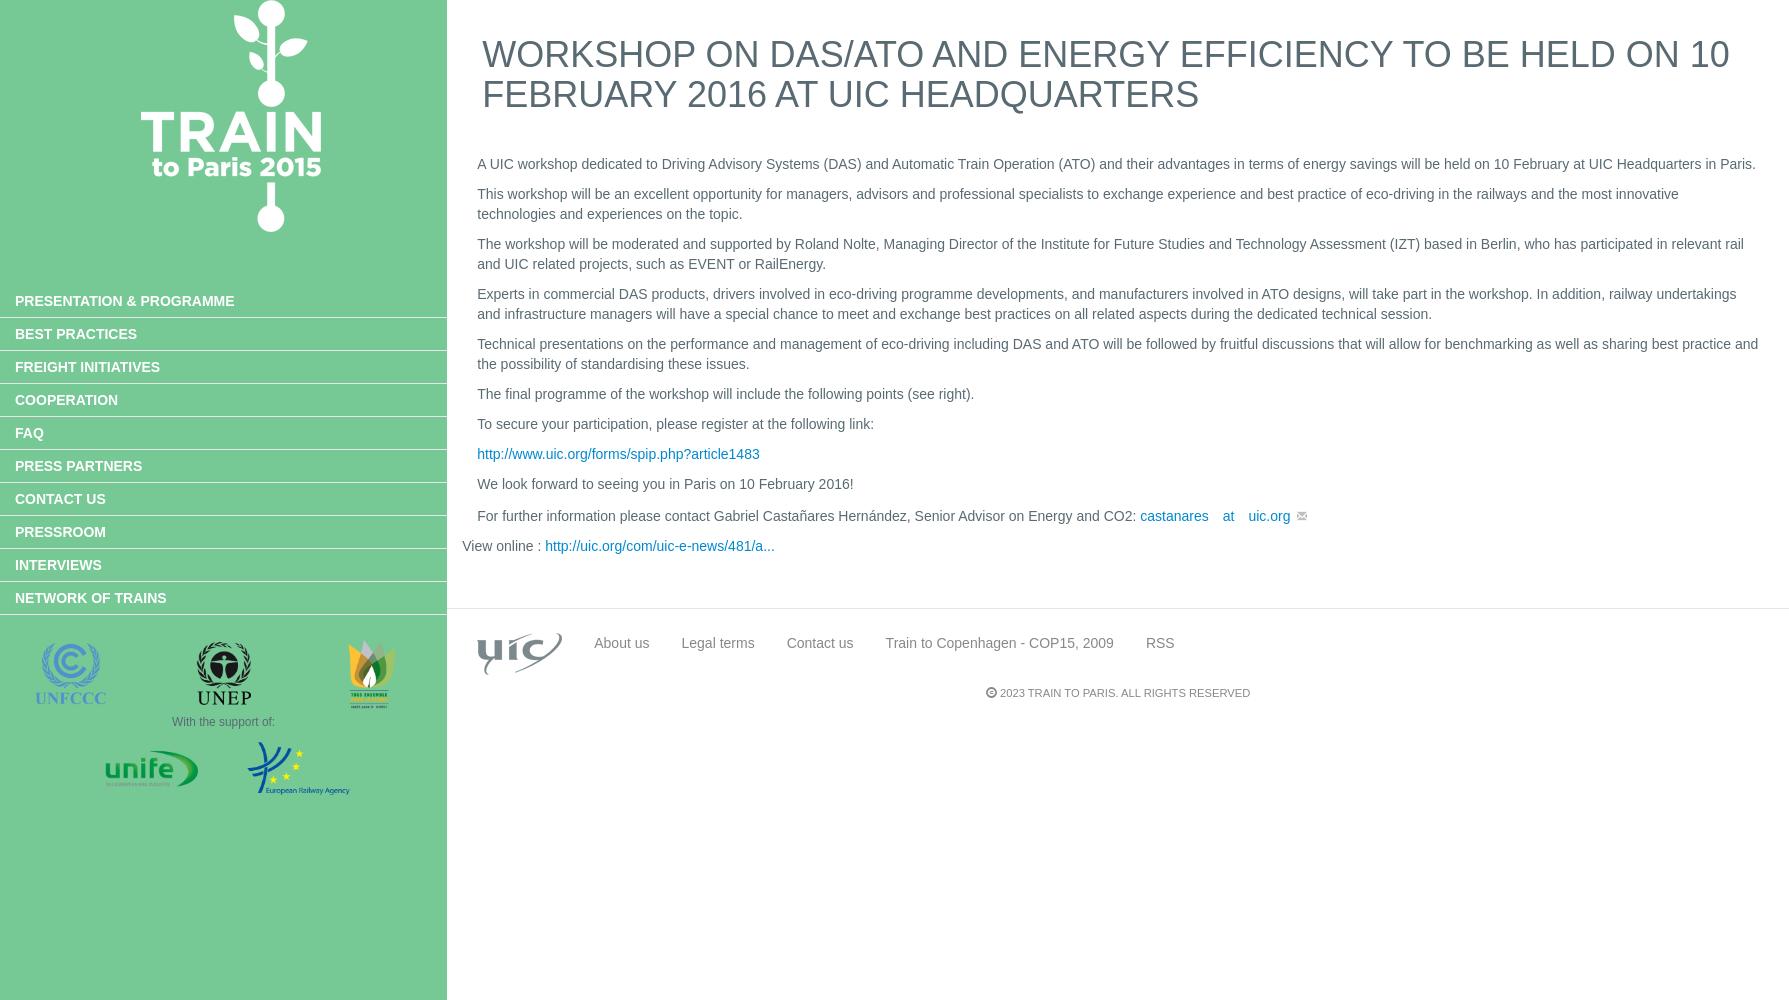 This screenshot has width=1789, height=1000. Describe the element at coordinates (1227, 514) in the screenshot. I see `'at'` at that location.